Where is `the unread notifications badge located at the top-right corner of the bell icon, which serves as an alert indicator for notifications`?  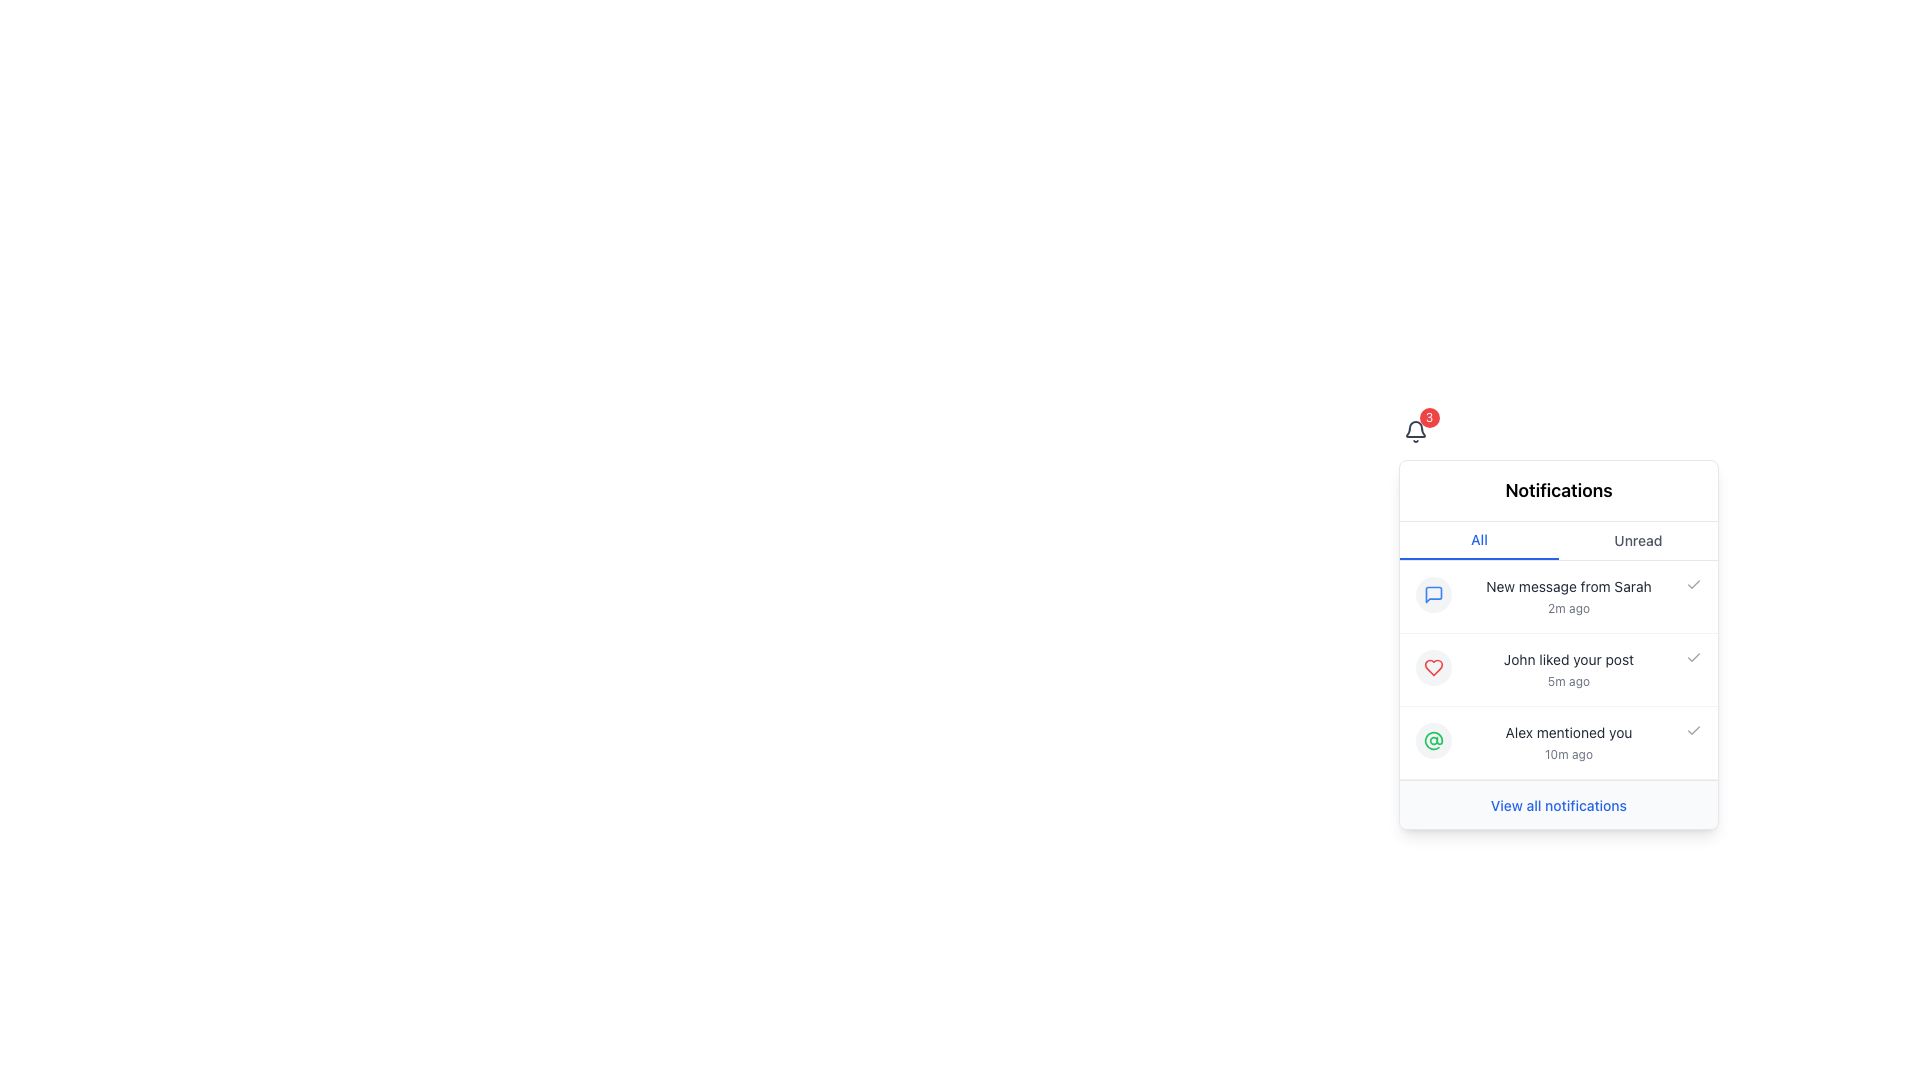
the unread notifications badge located at the top-right corner of the bell icon, which serves as an alert indicator for notifications is located at coordinates (1428, 416).